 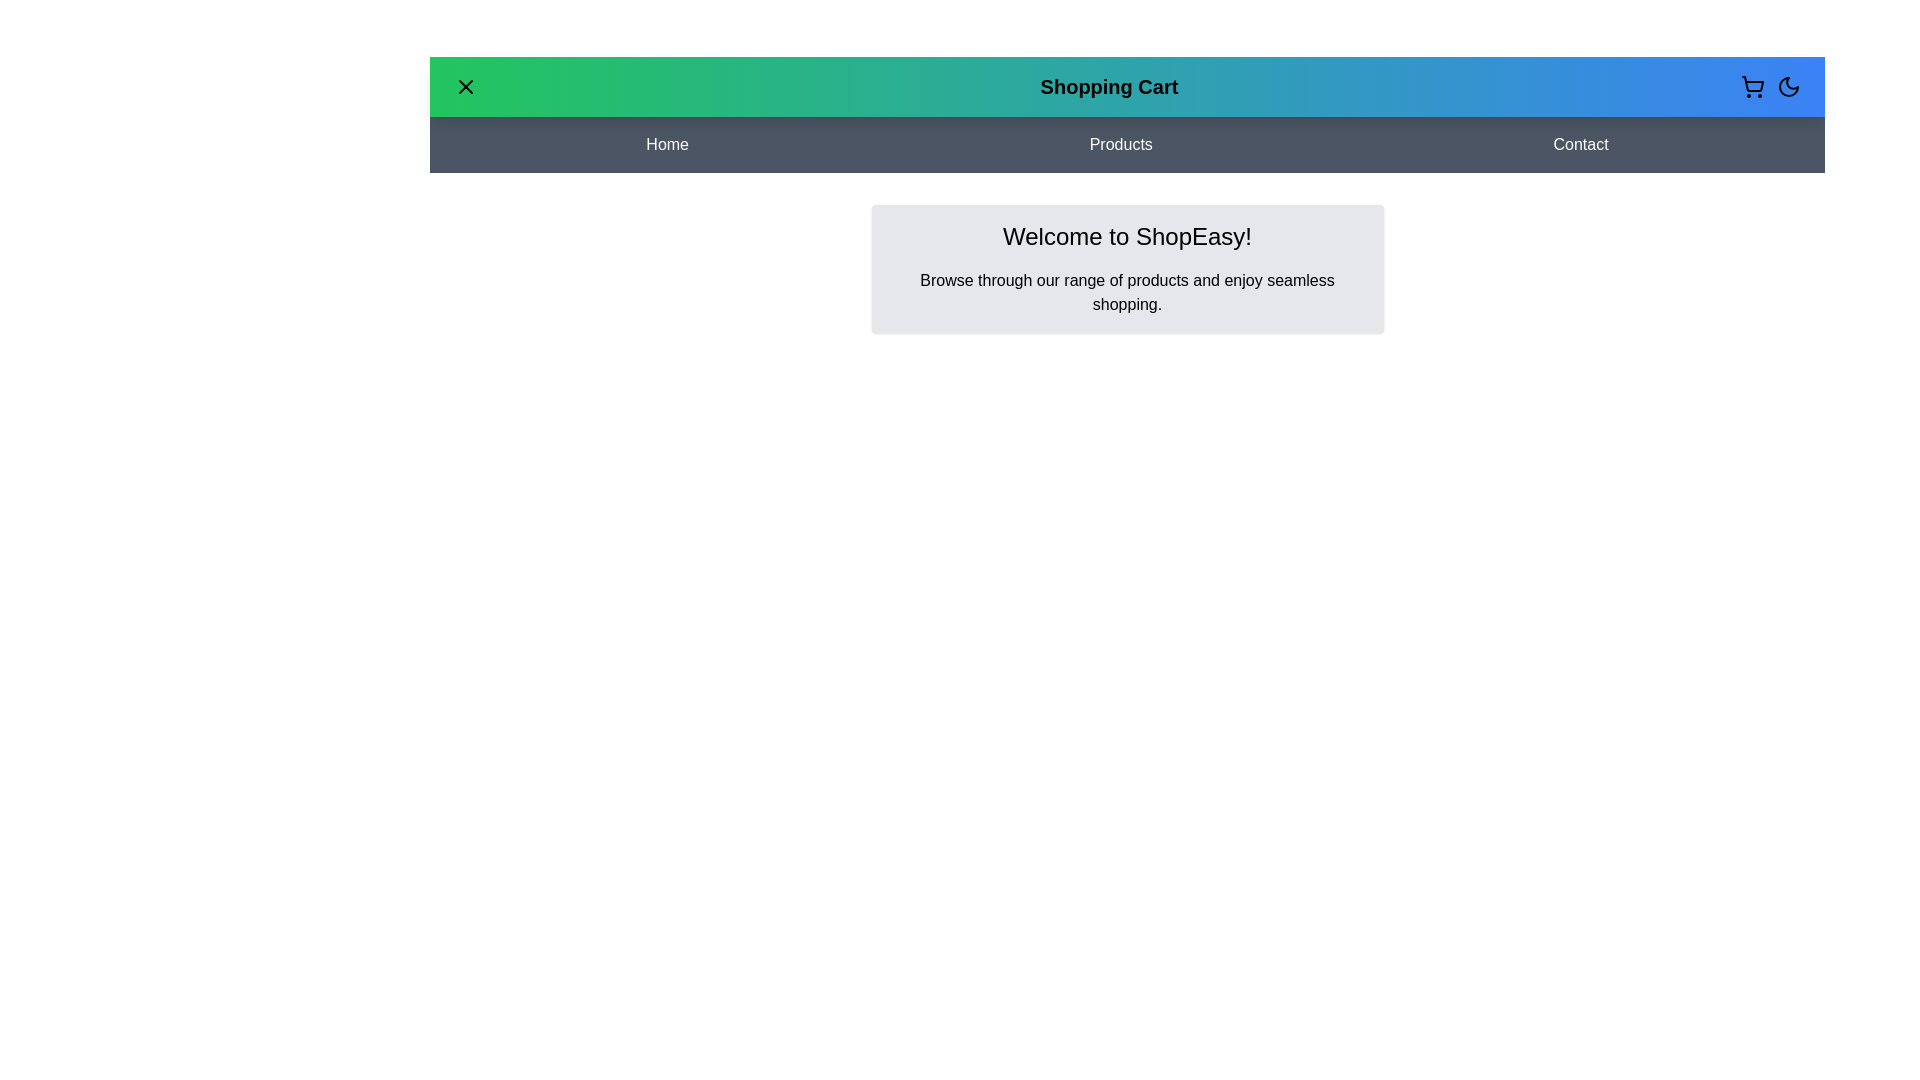 What do you see at coordinates (1751, 86) in the screenshot?
I see `the shopping cart icon in the app bar` at bounding box center [1751, 86].